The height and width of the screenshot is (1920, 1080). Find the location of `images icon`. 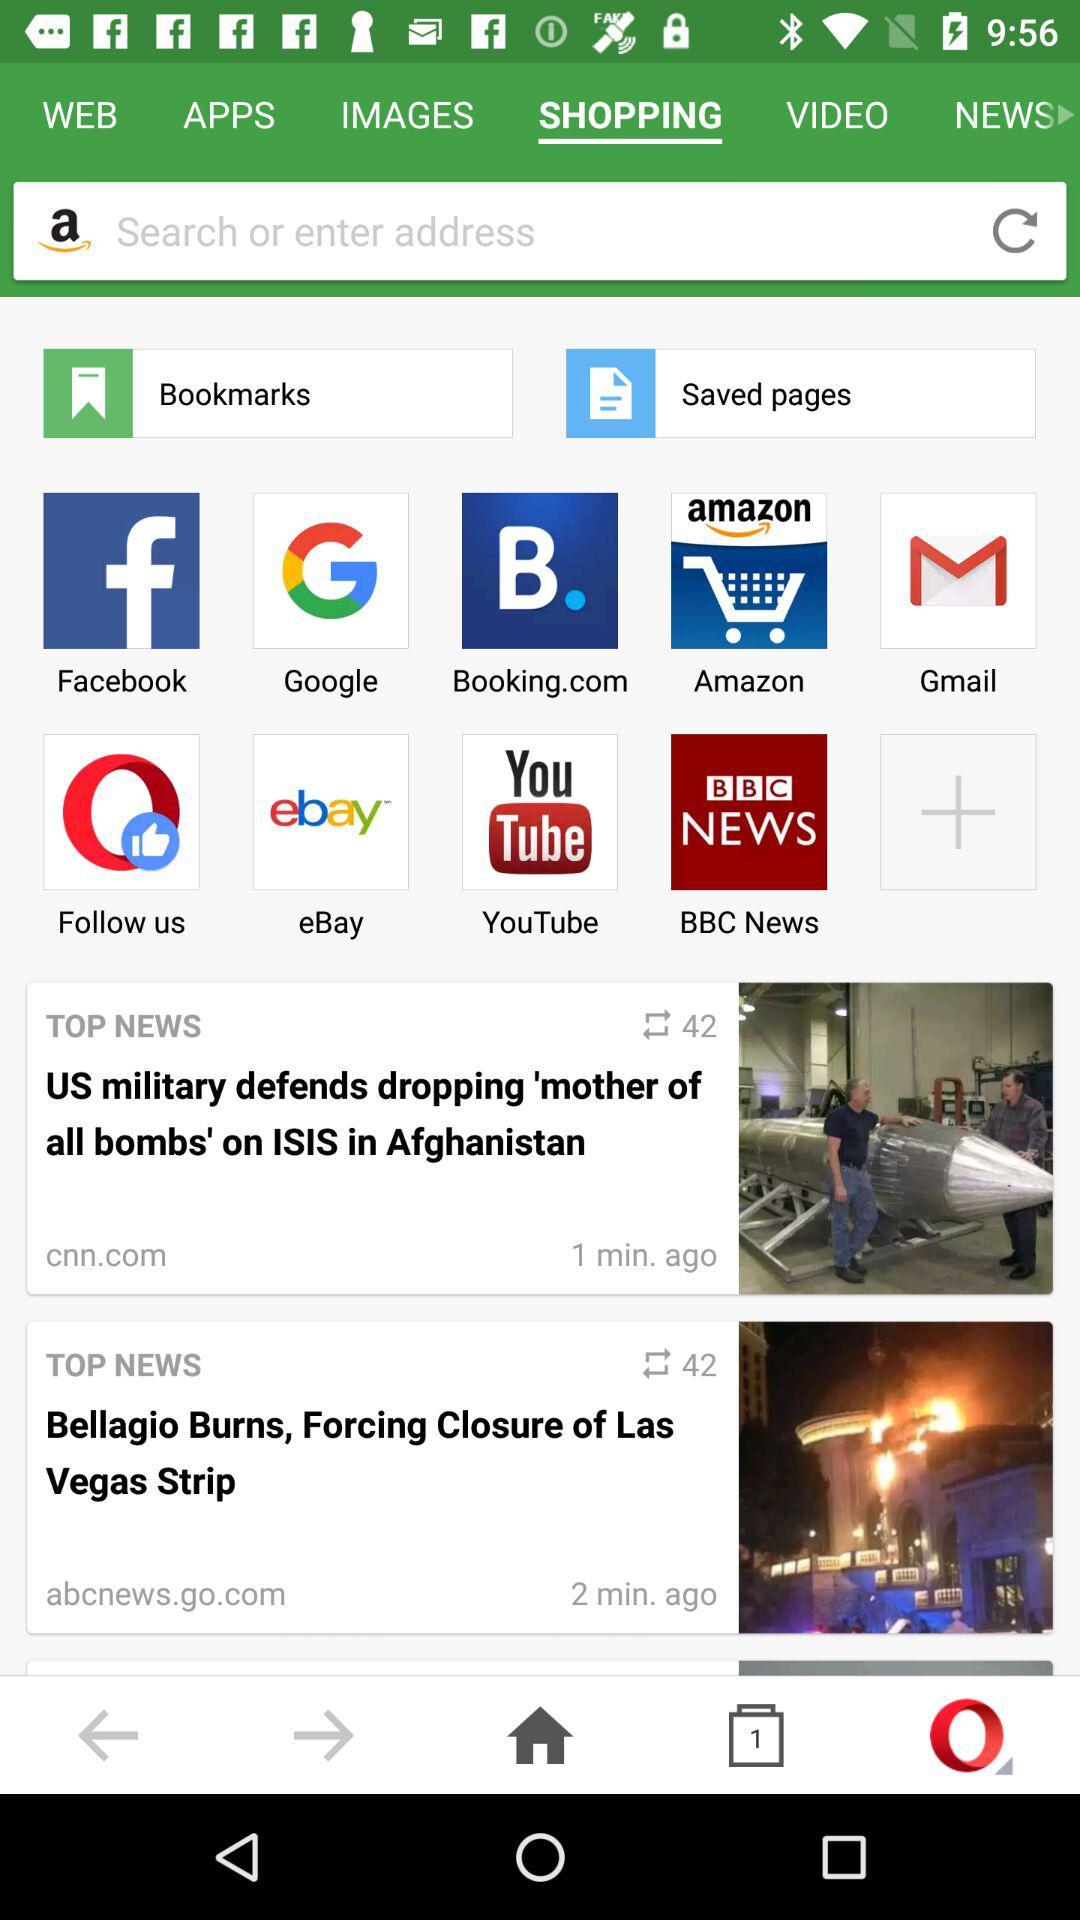

images icon is located at coordinates (406, 113).